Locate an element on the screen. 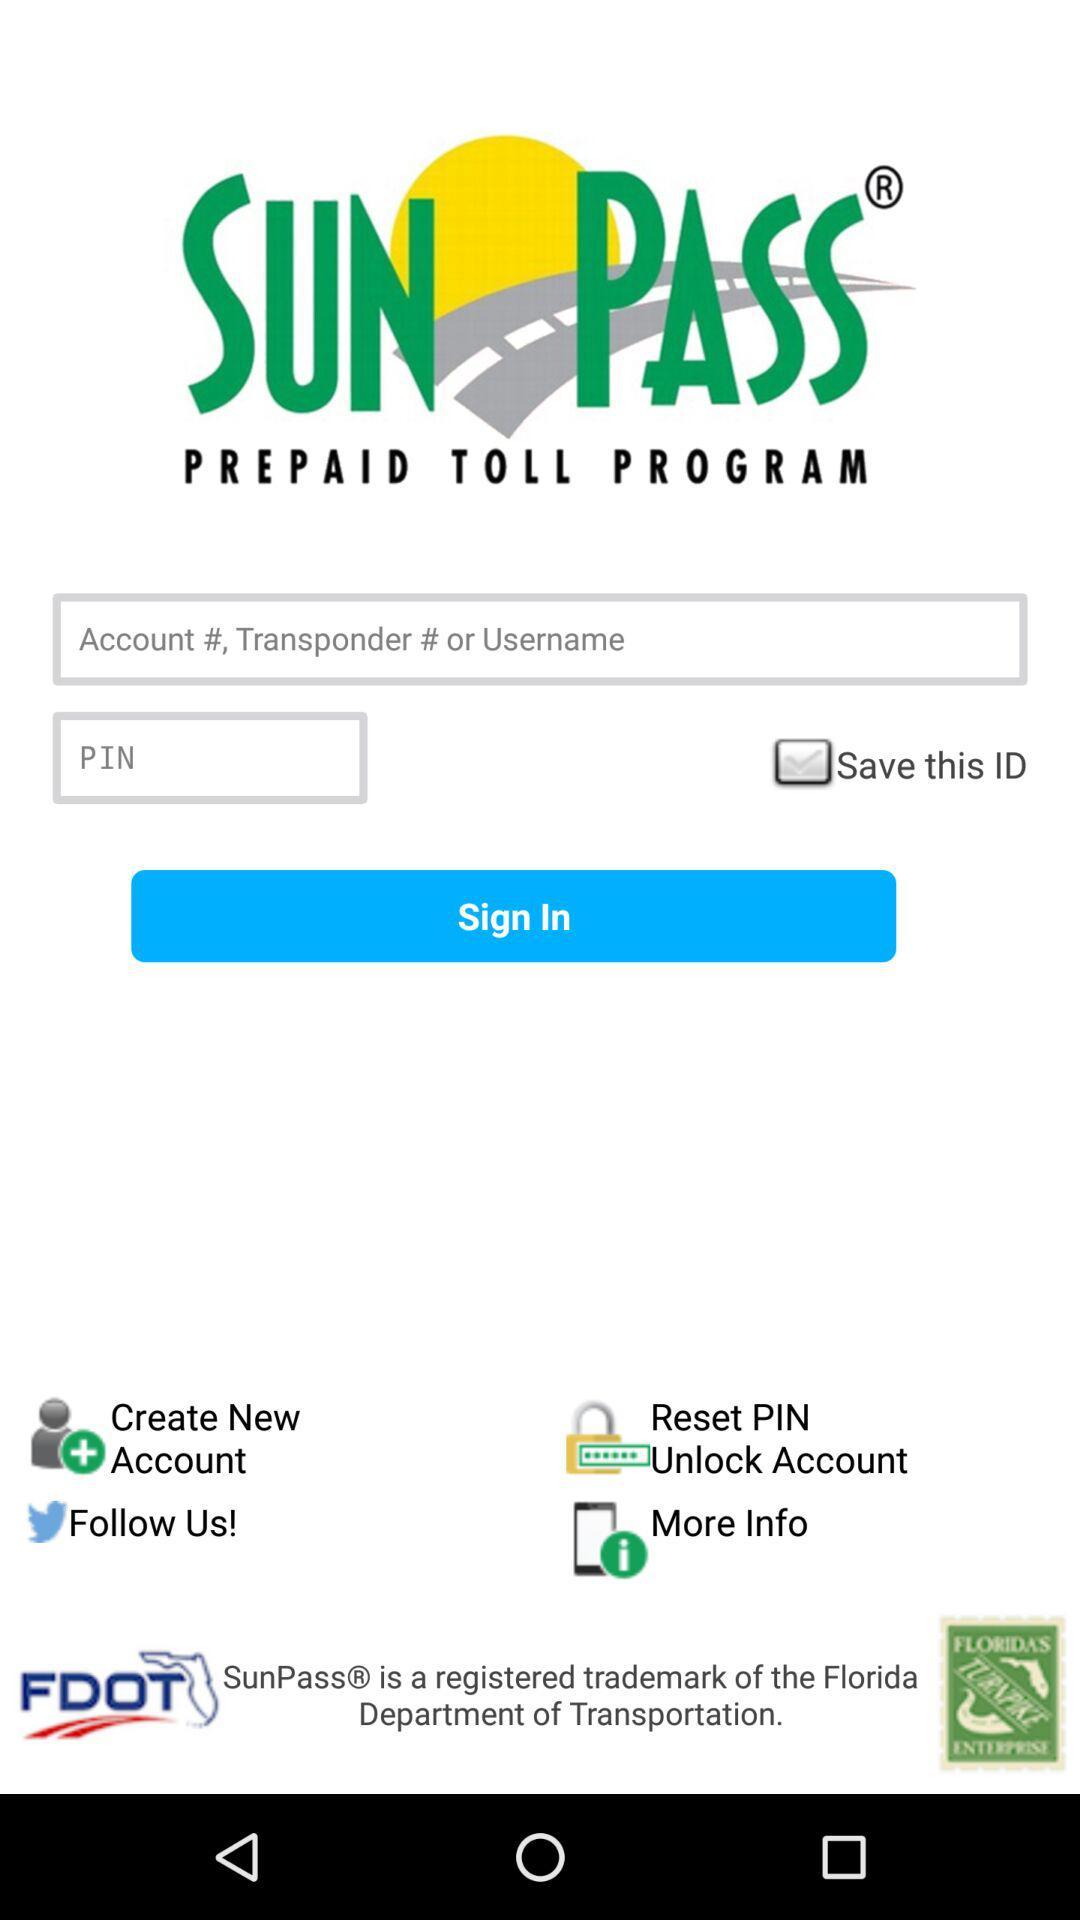  the icon below the sign in item is located at coordinates (810, 1436).